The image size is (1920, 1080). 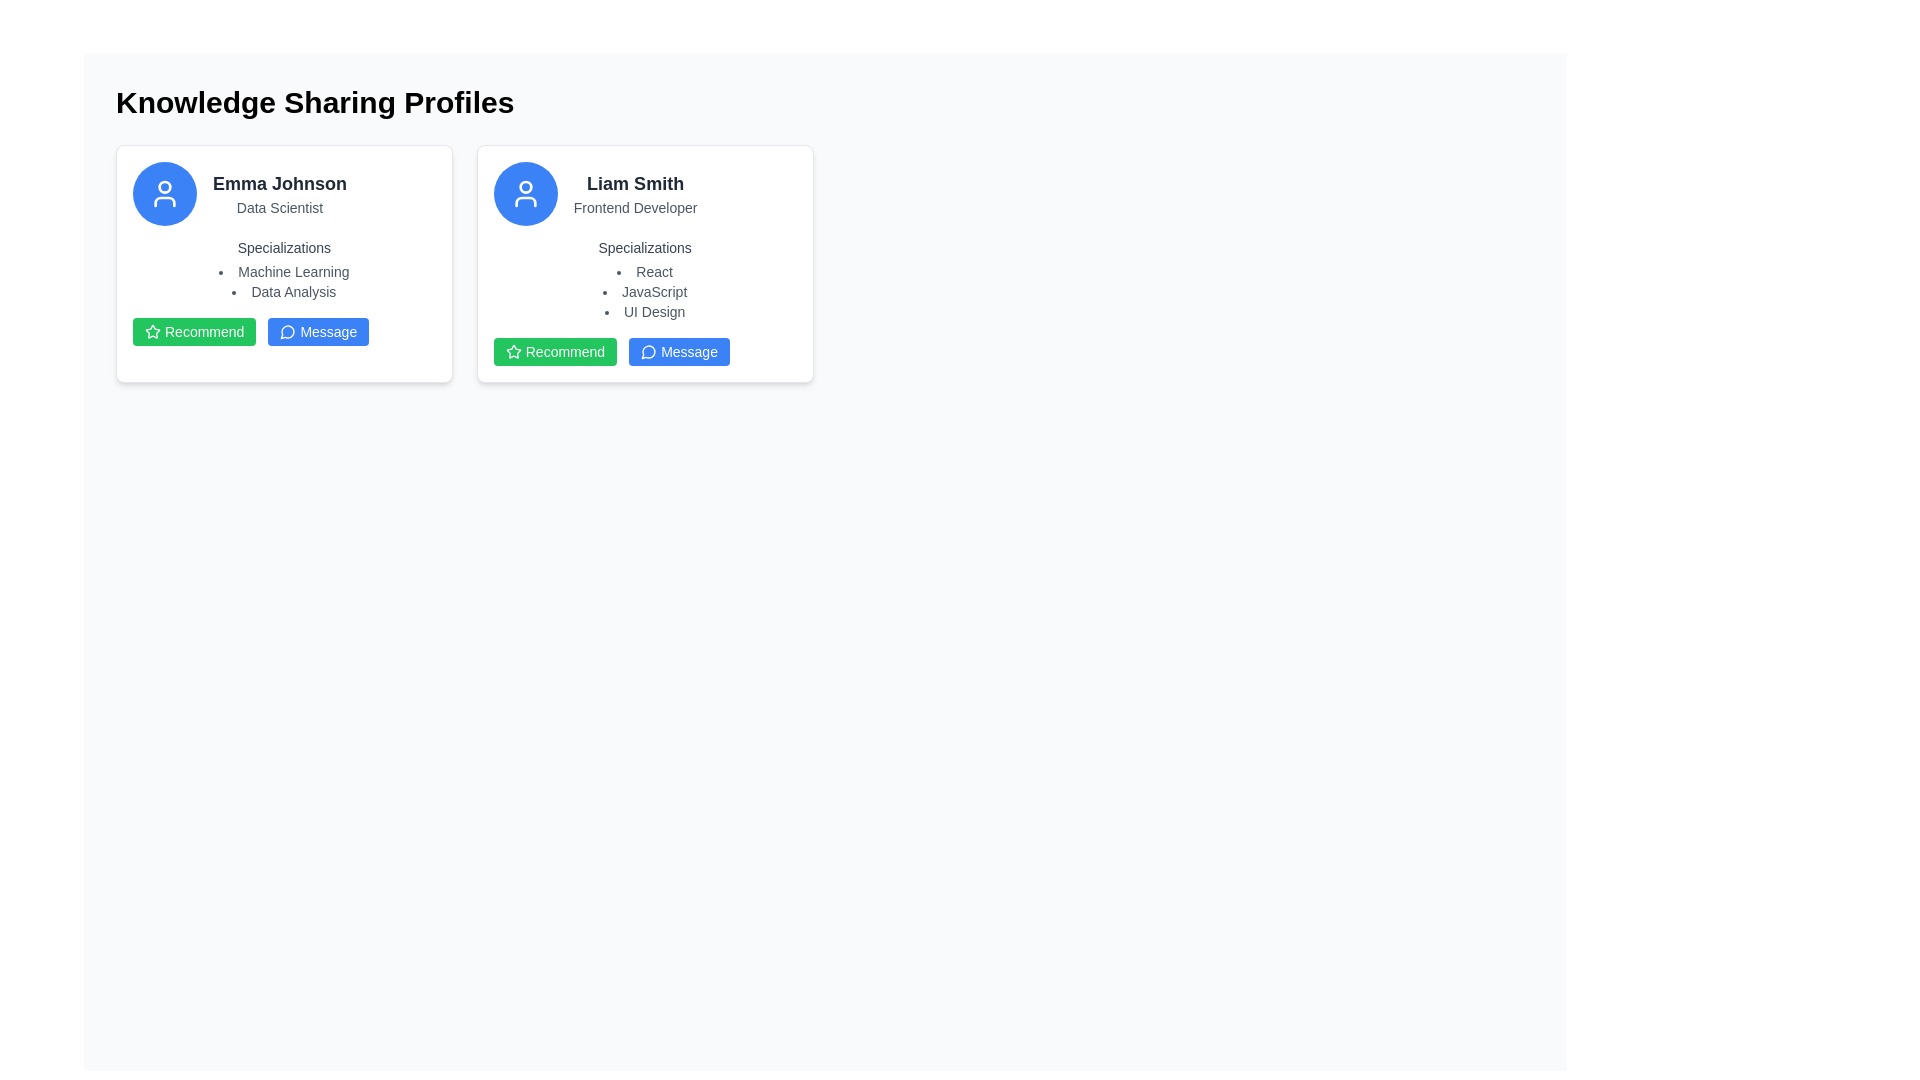 What do you see at coordinates (283, 246) in the screenshot?
I see `the static text label that serves as a title for the specialization section in the user profile card, located at the top of the left card, just below the user's name and title` at bounding box center [283, 246].